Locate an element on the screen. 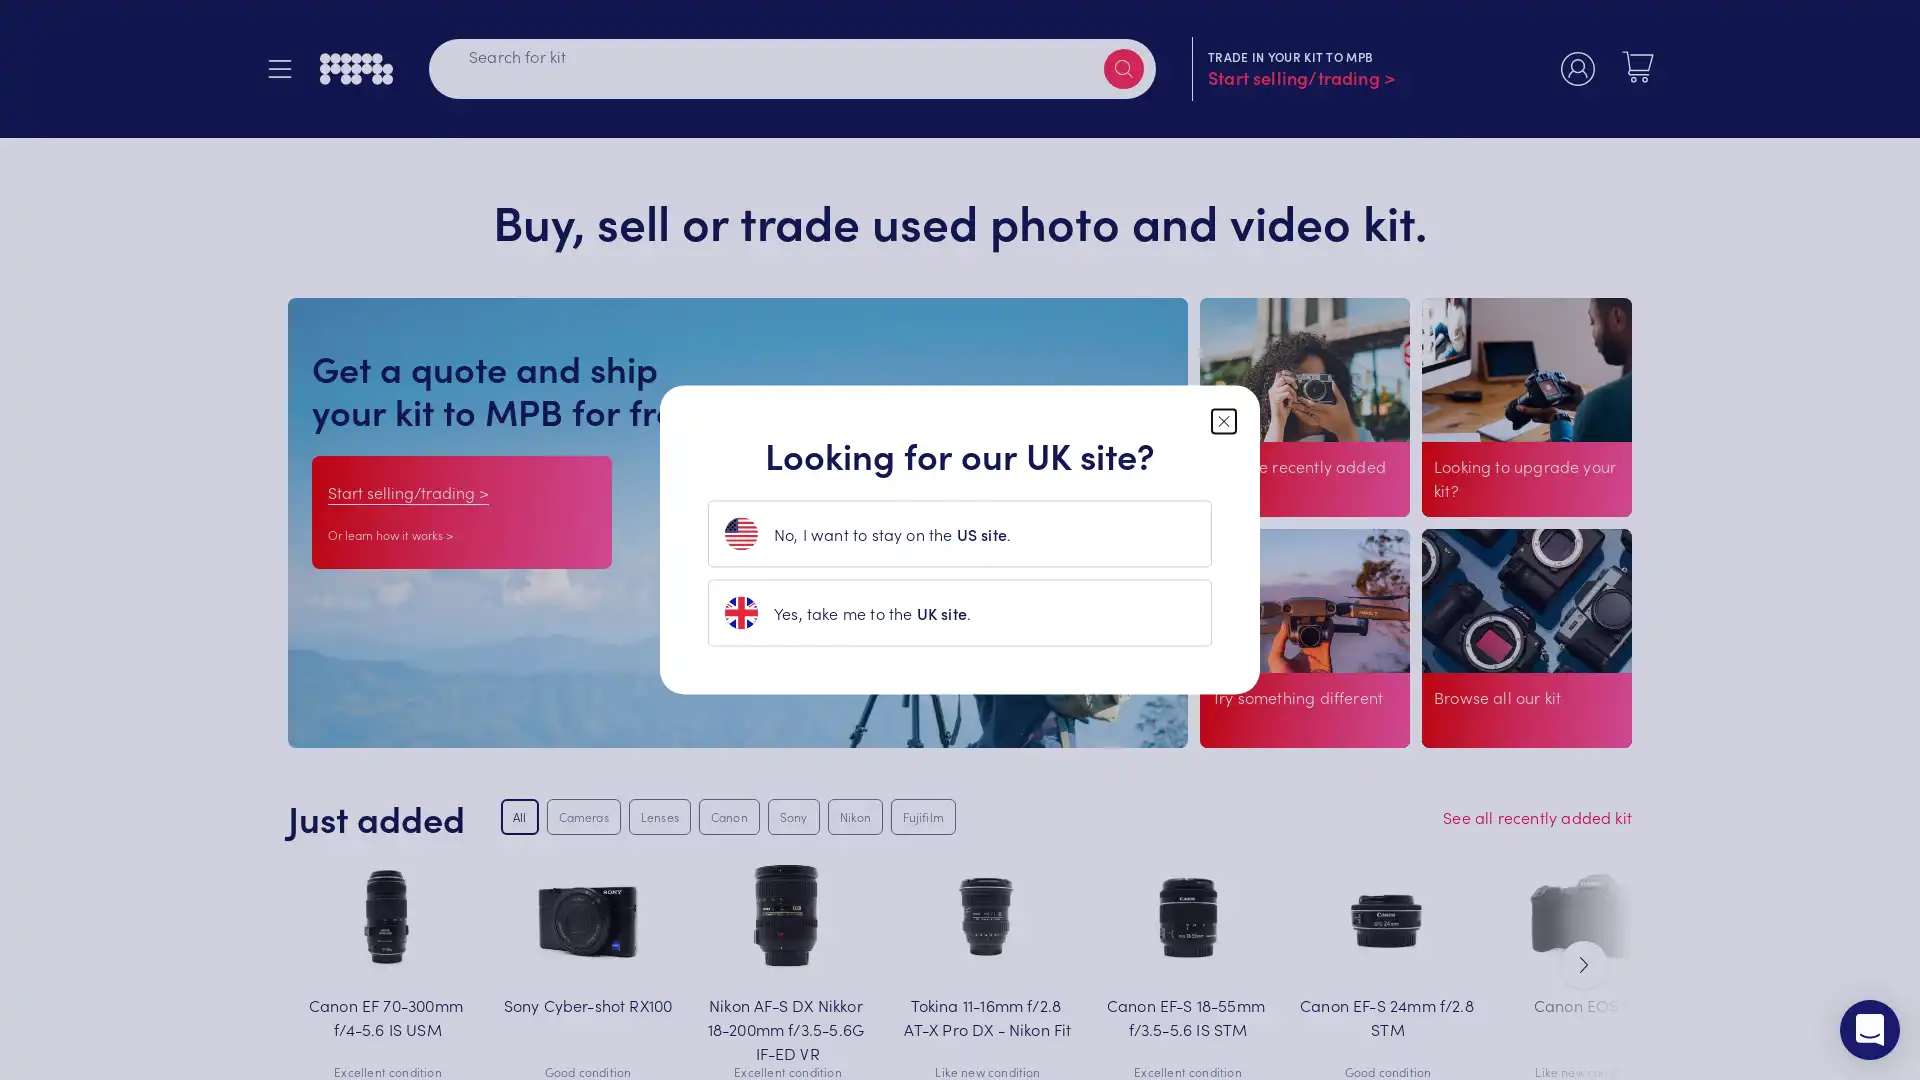 The width and height of the screenshot is (1920, 1080). Recently added kit is located at coordinates (1278, 519).